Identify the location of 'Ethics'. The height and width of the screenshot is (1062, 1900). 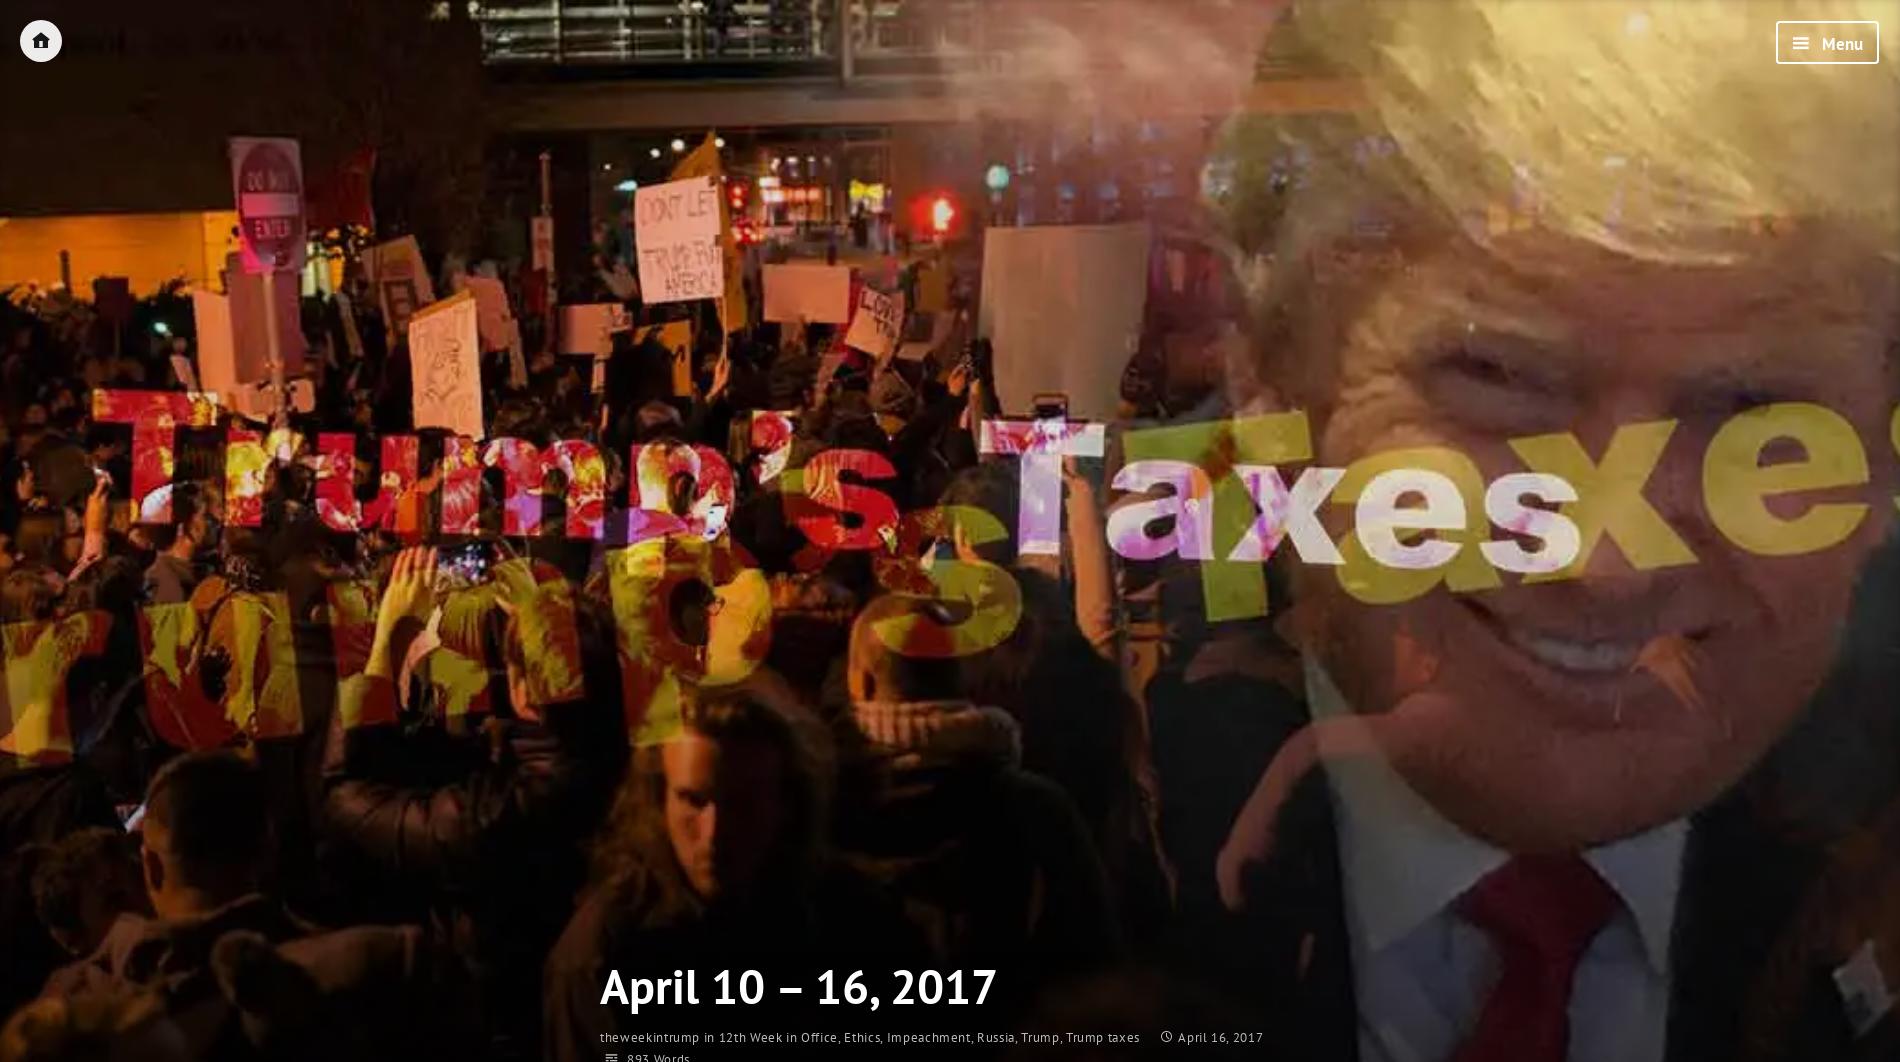
(861, 1036).